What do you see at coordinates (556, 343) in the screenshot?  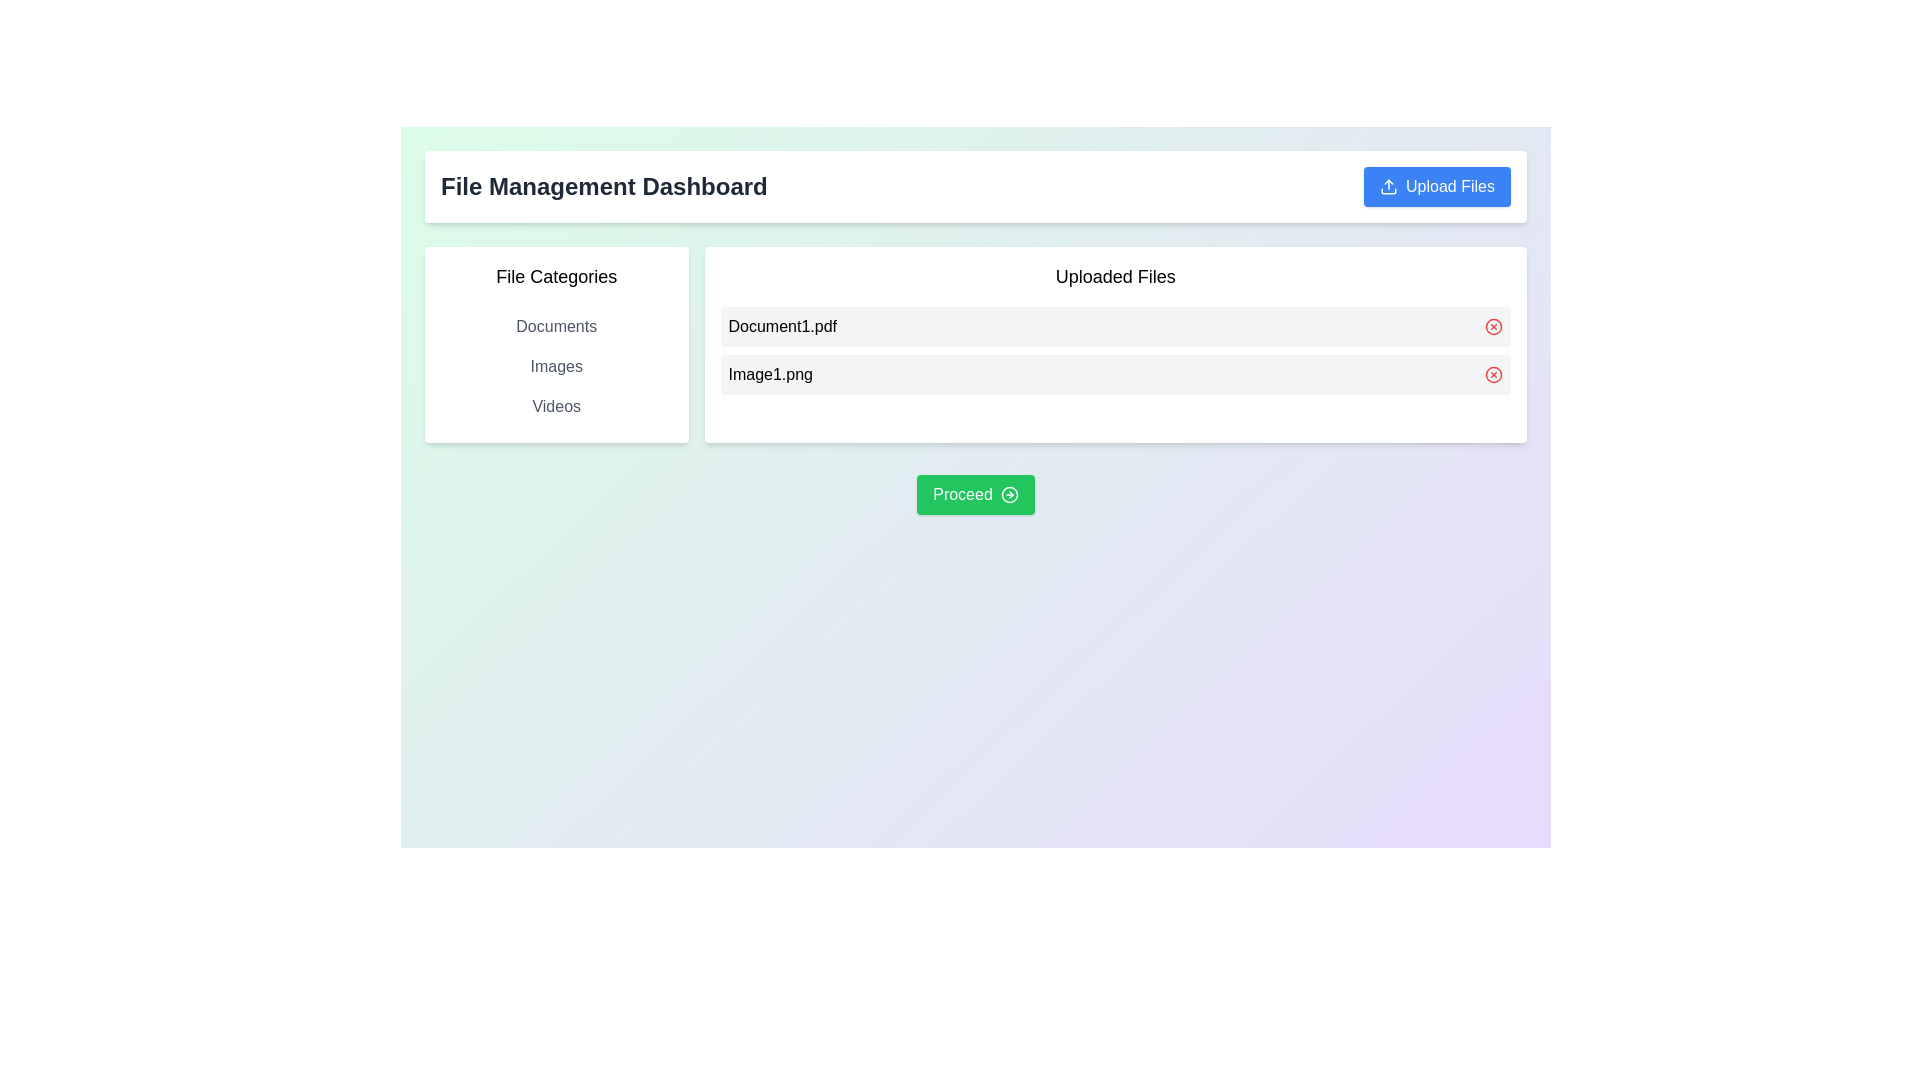 I see `a category in the Categorical navigation panel to filter files` at bounding box center [556, 343].